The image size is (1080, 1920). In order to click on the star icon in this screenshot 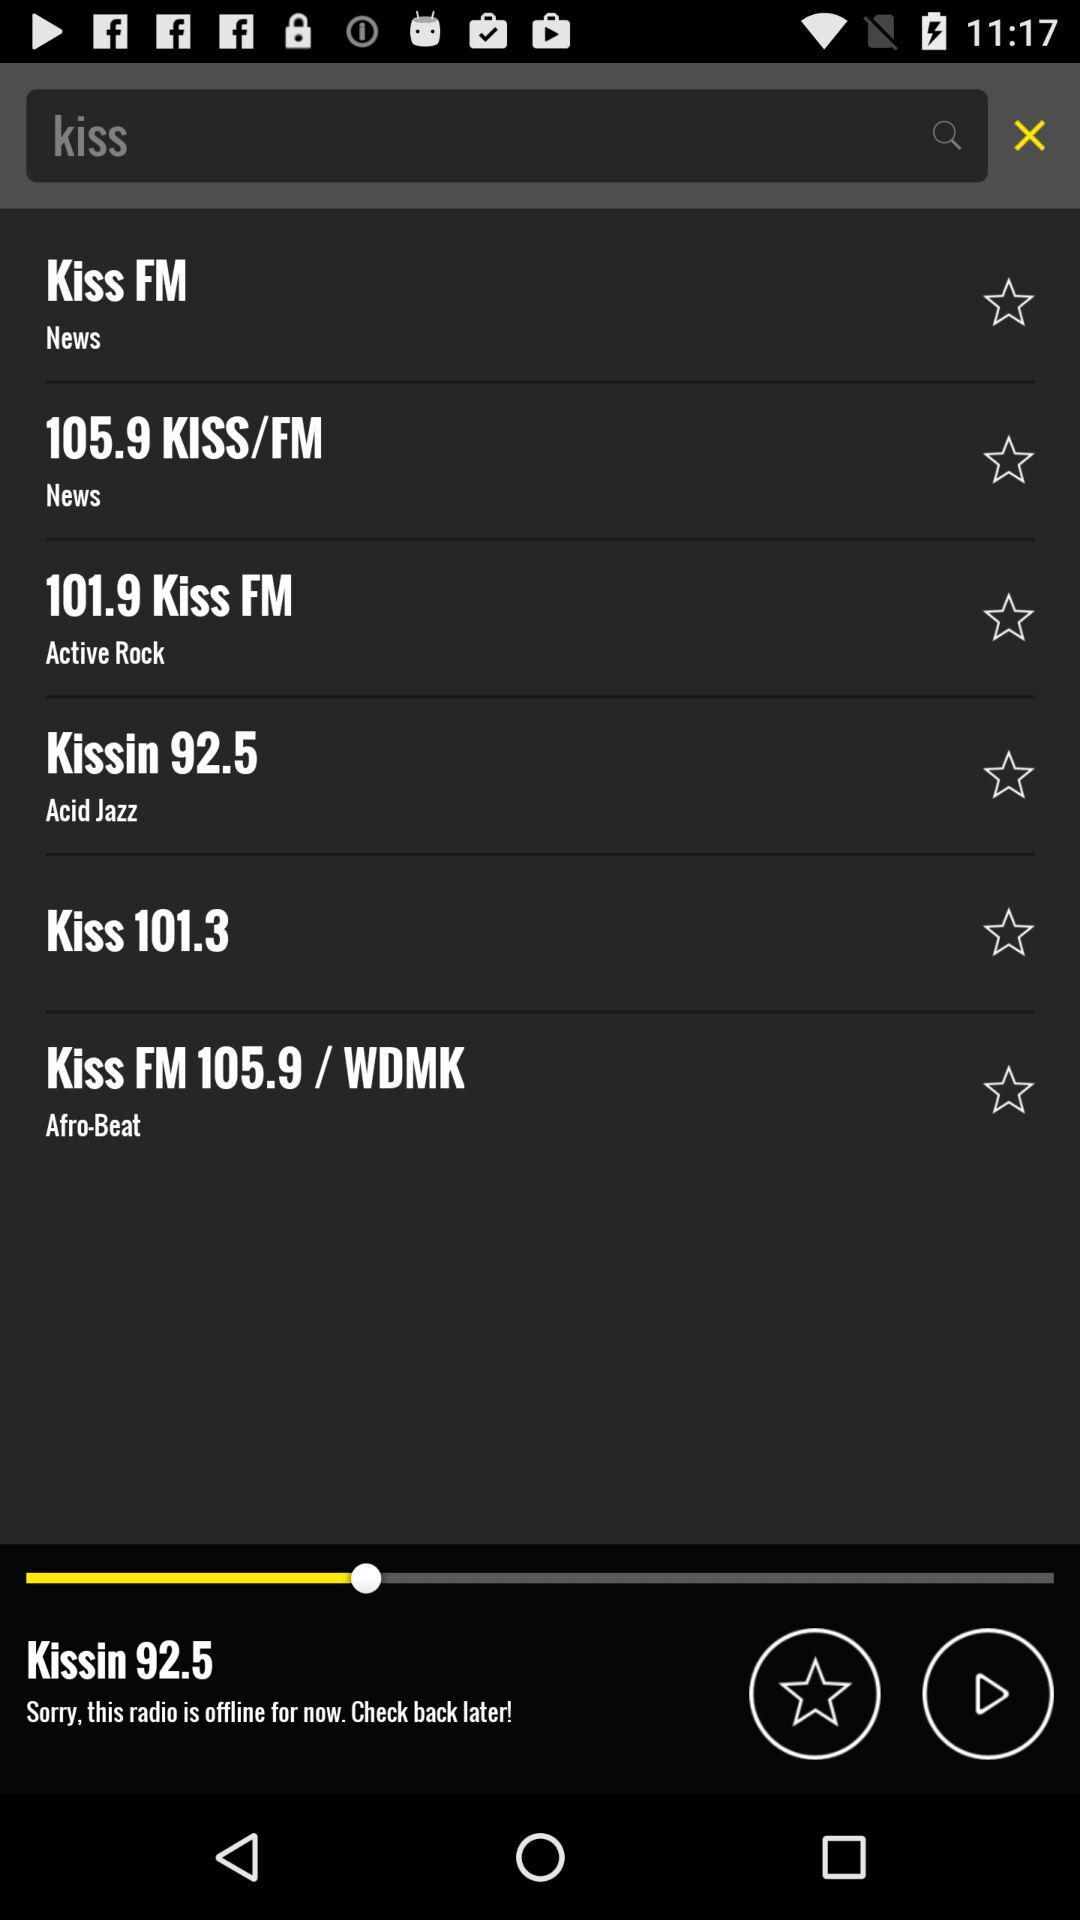, I will do `click(814, 1812)`.